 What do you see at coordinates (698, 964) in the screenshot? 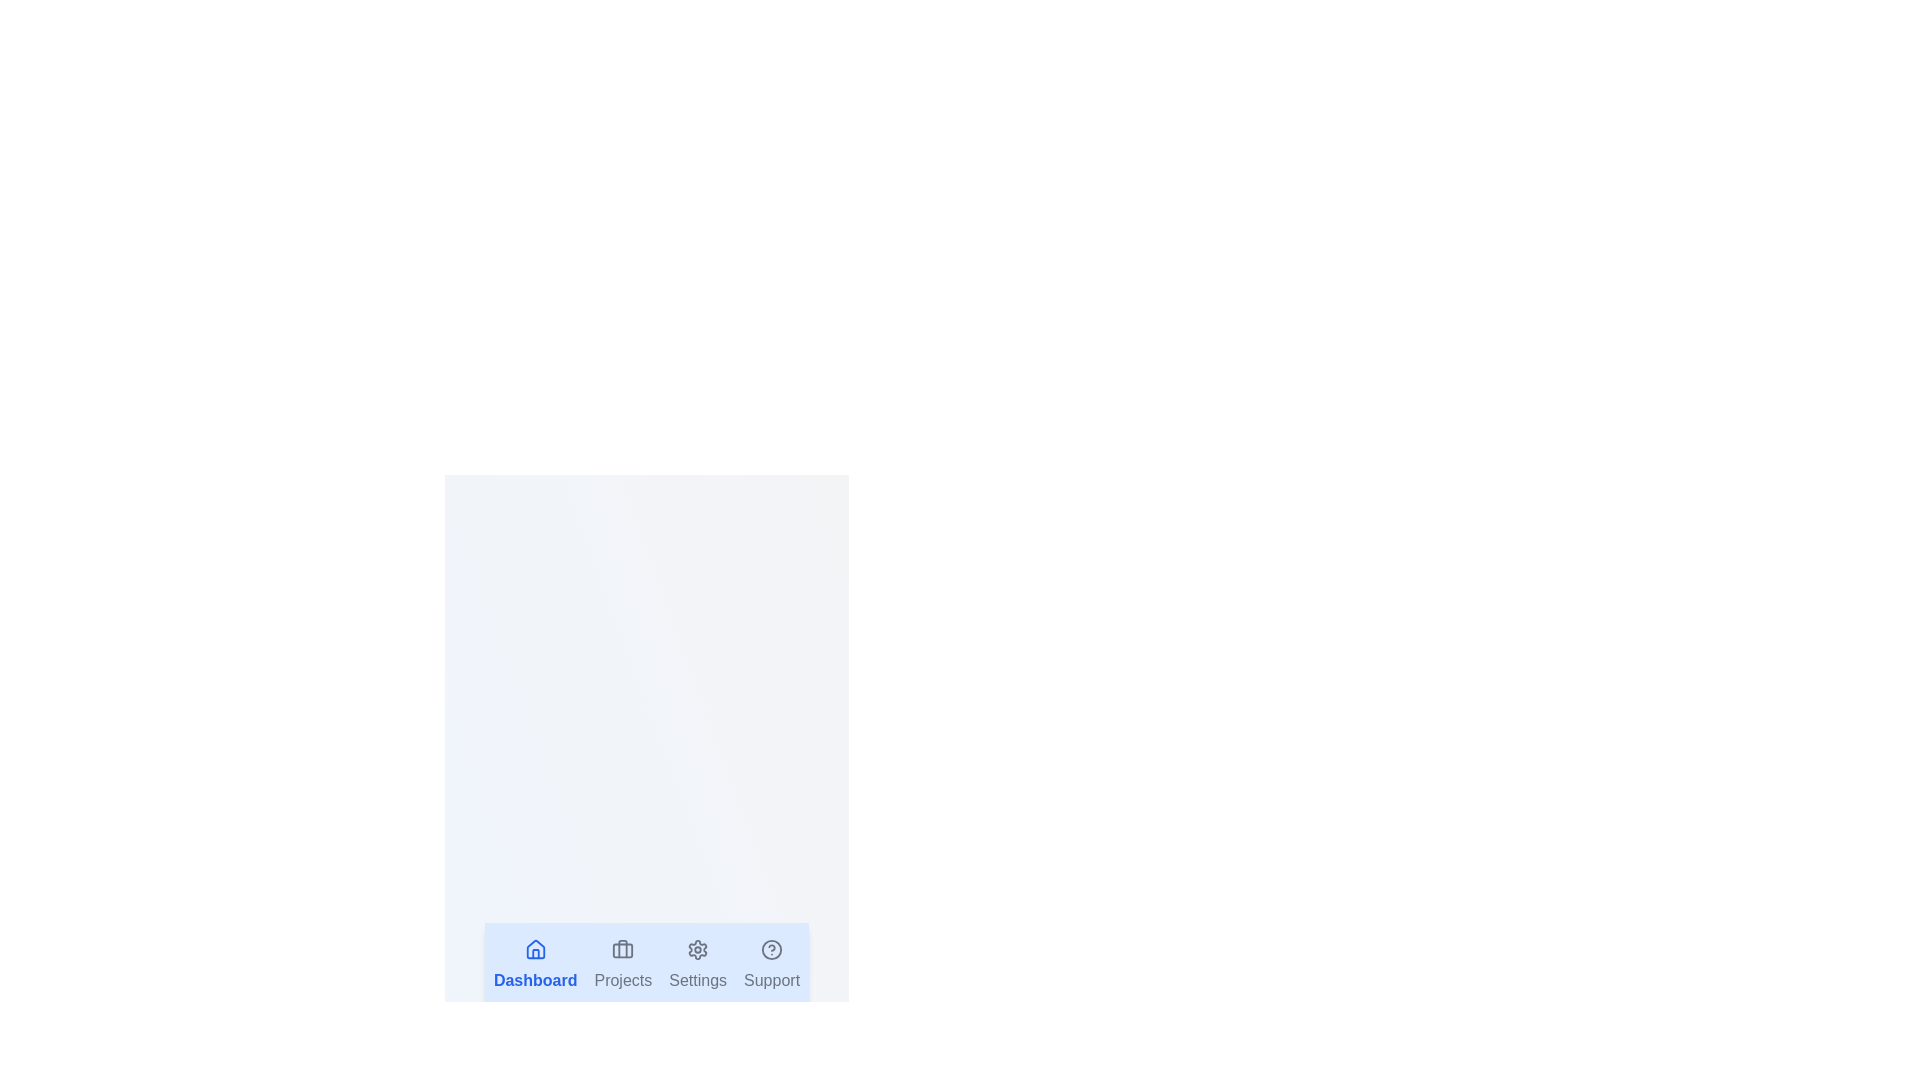
I see `the tab labeled Settings` at bounding box center [698, 964].